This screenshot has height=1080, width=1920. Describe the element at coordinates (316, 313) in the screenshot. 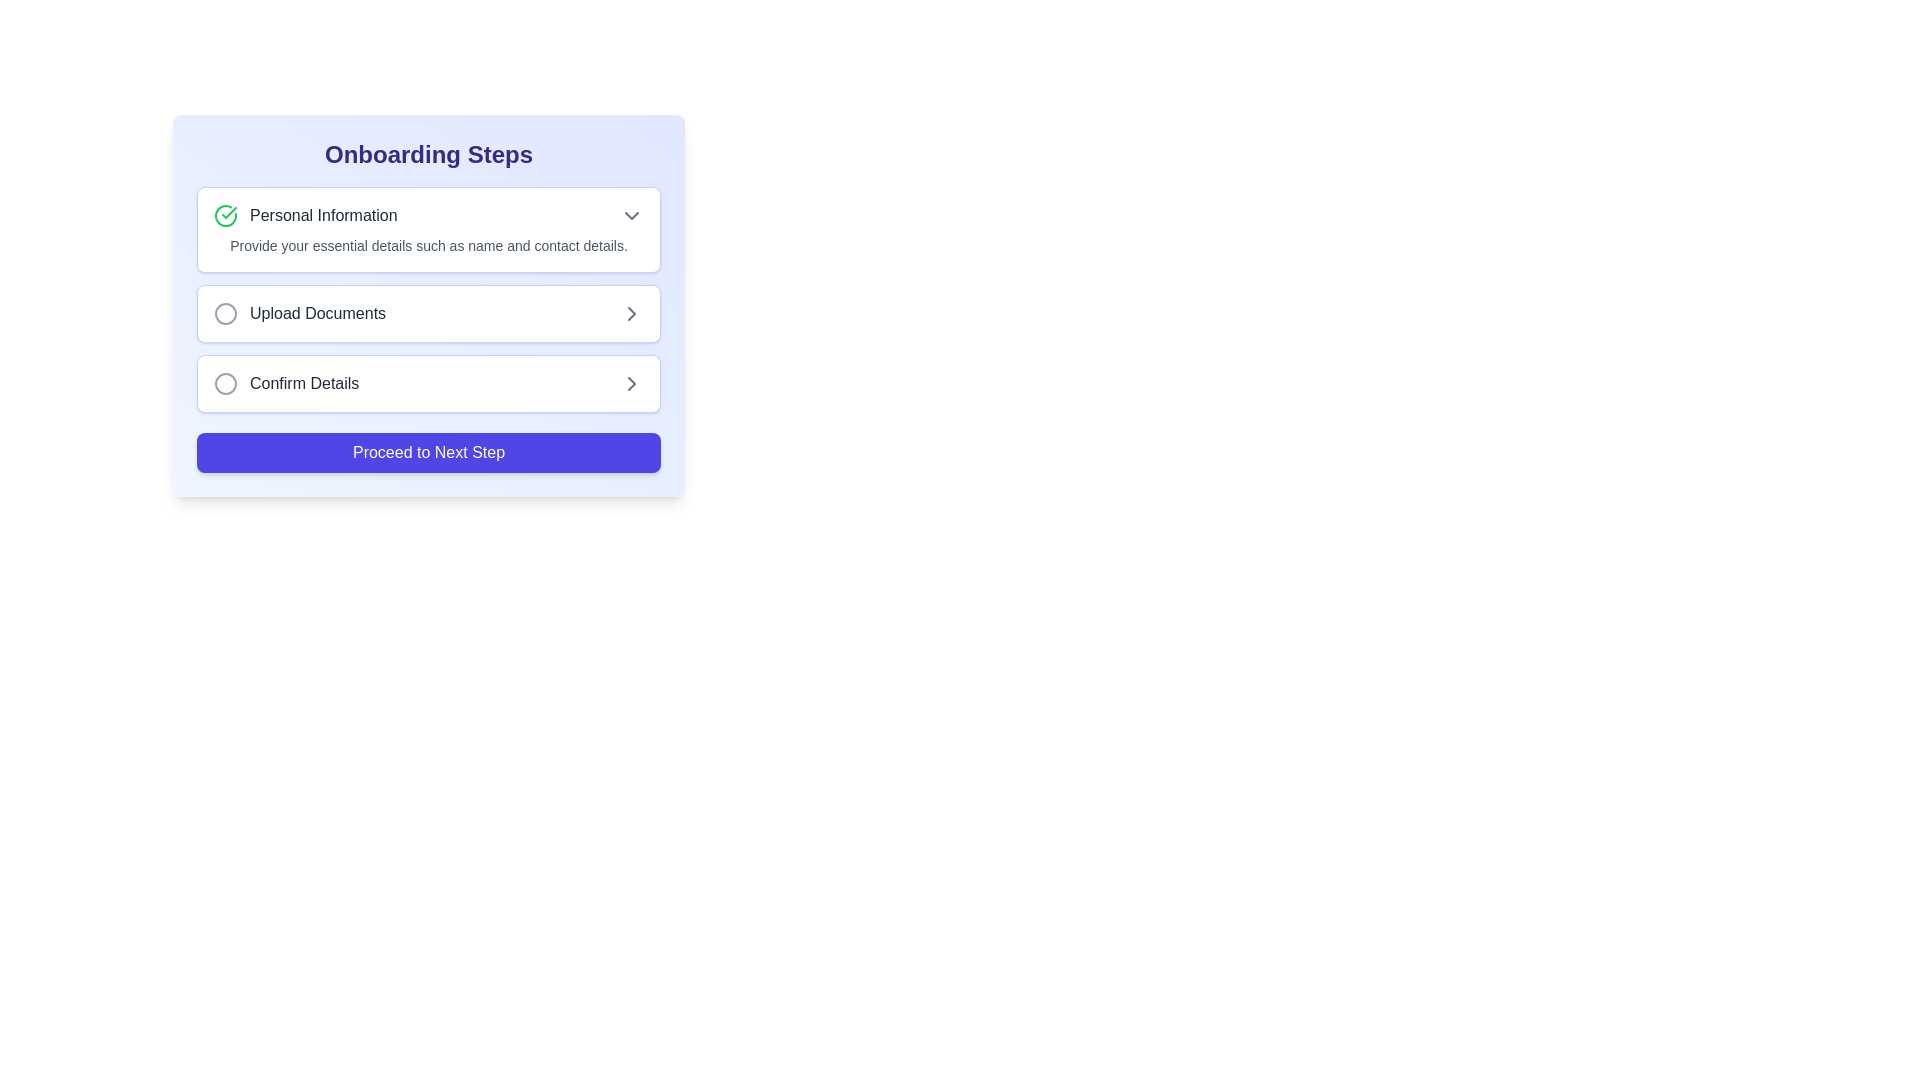

I see `the 'Upload Documents' text label, which is the second step indicator in the onboarding stages, styled in gray with medium font weight` at that location.